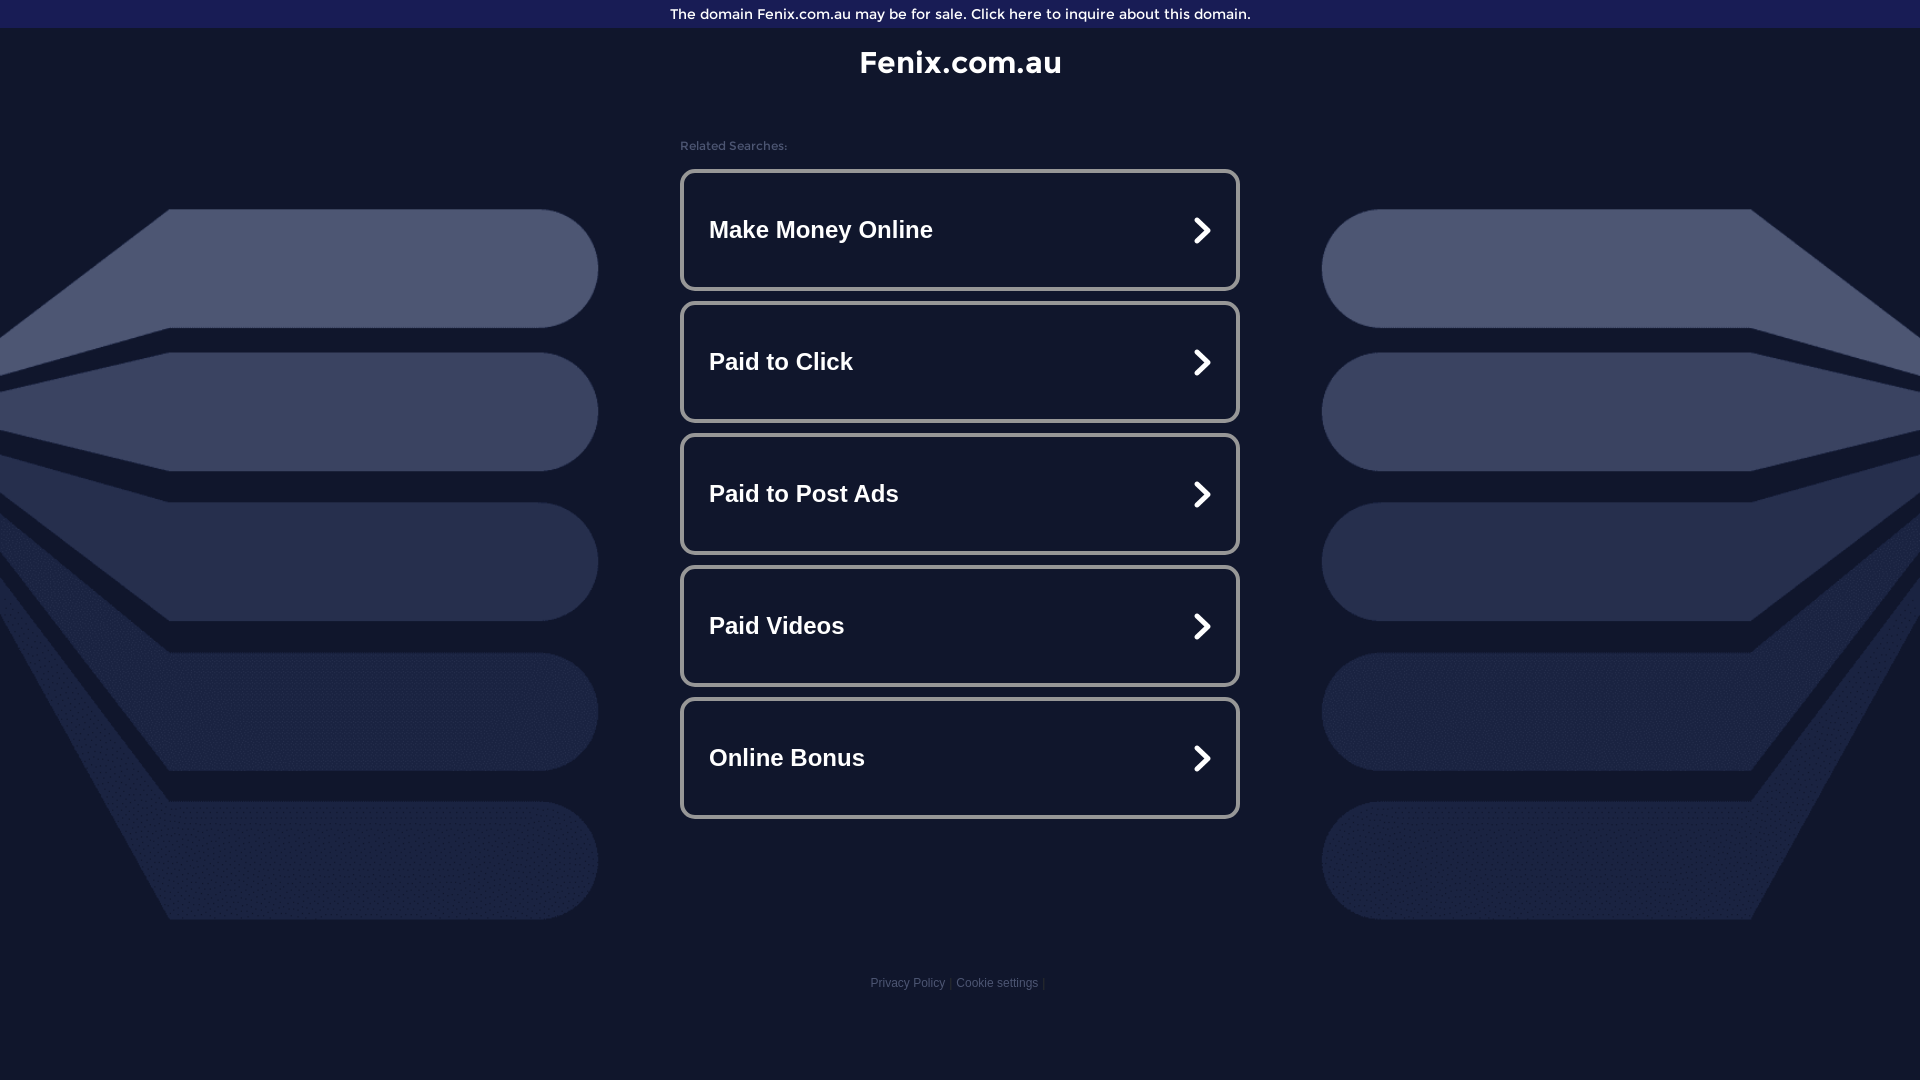 This screenshot has width=1920, height=1080. Describe the element at coordinates (997, 982) in the screenshot. I see `'Cookie settings'` at that location.